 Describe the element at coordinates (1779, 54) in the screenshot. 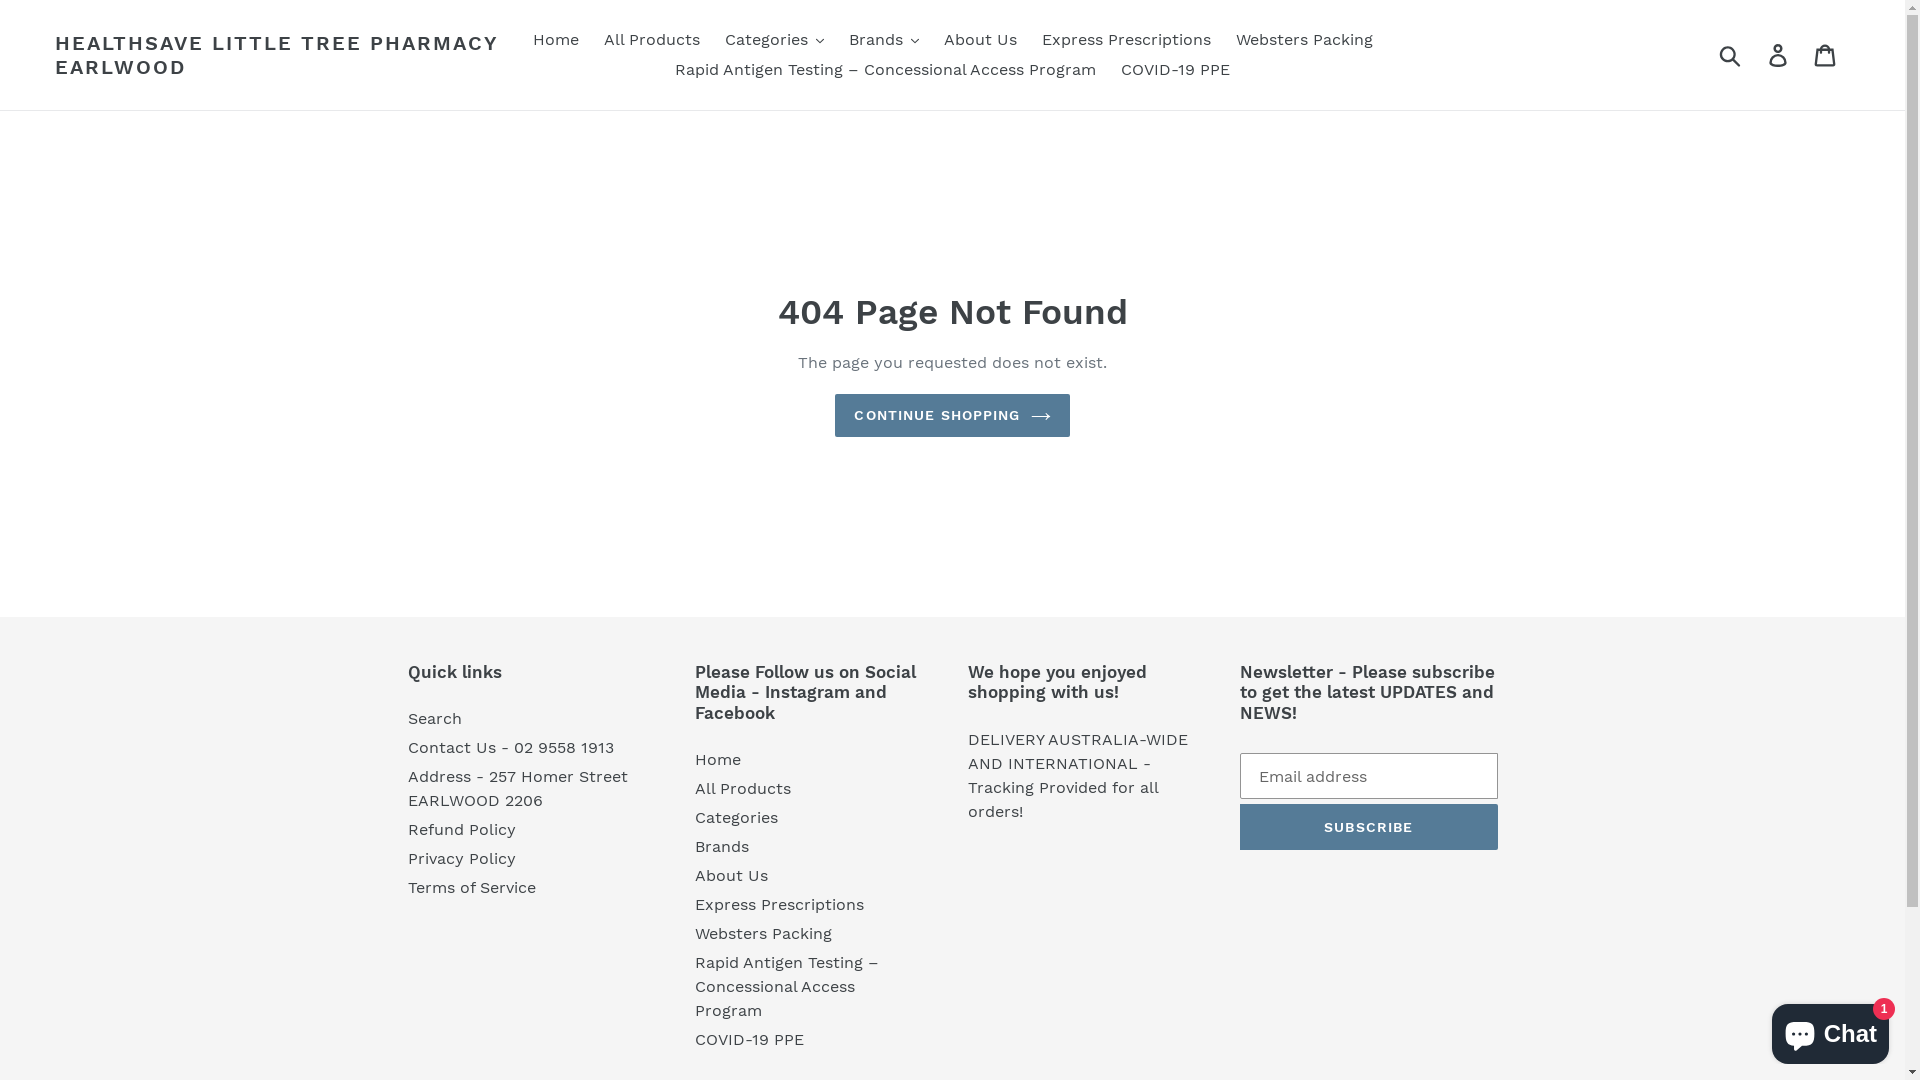

I see `'Log in'` at that location.